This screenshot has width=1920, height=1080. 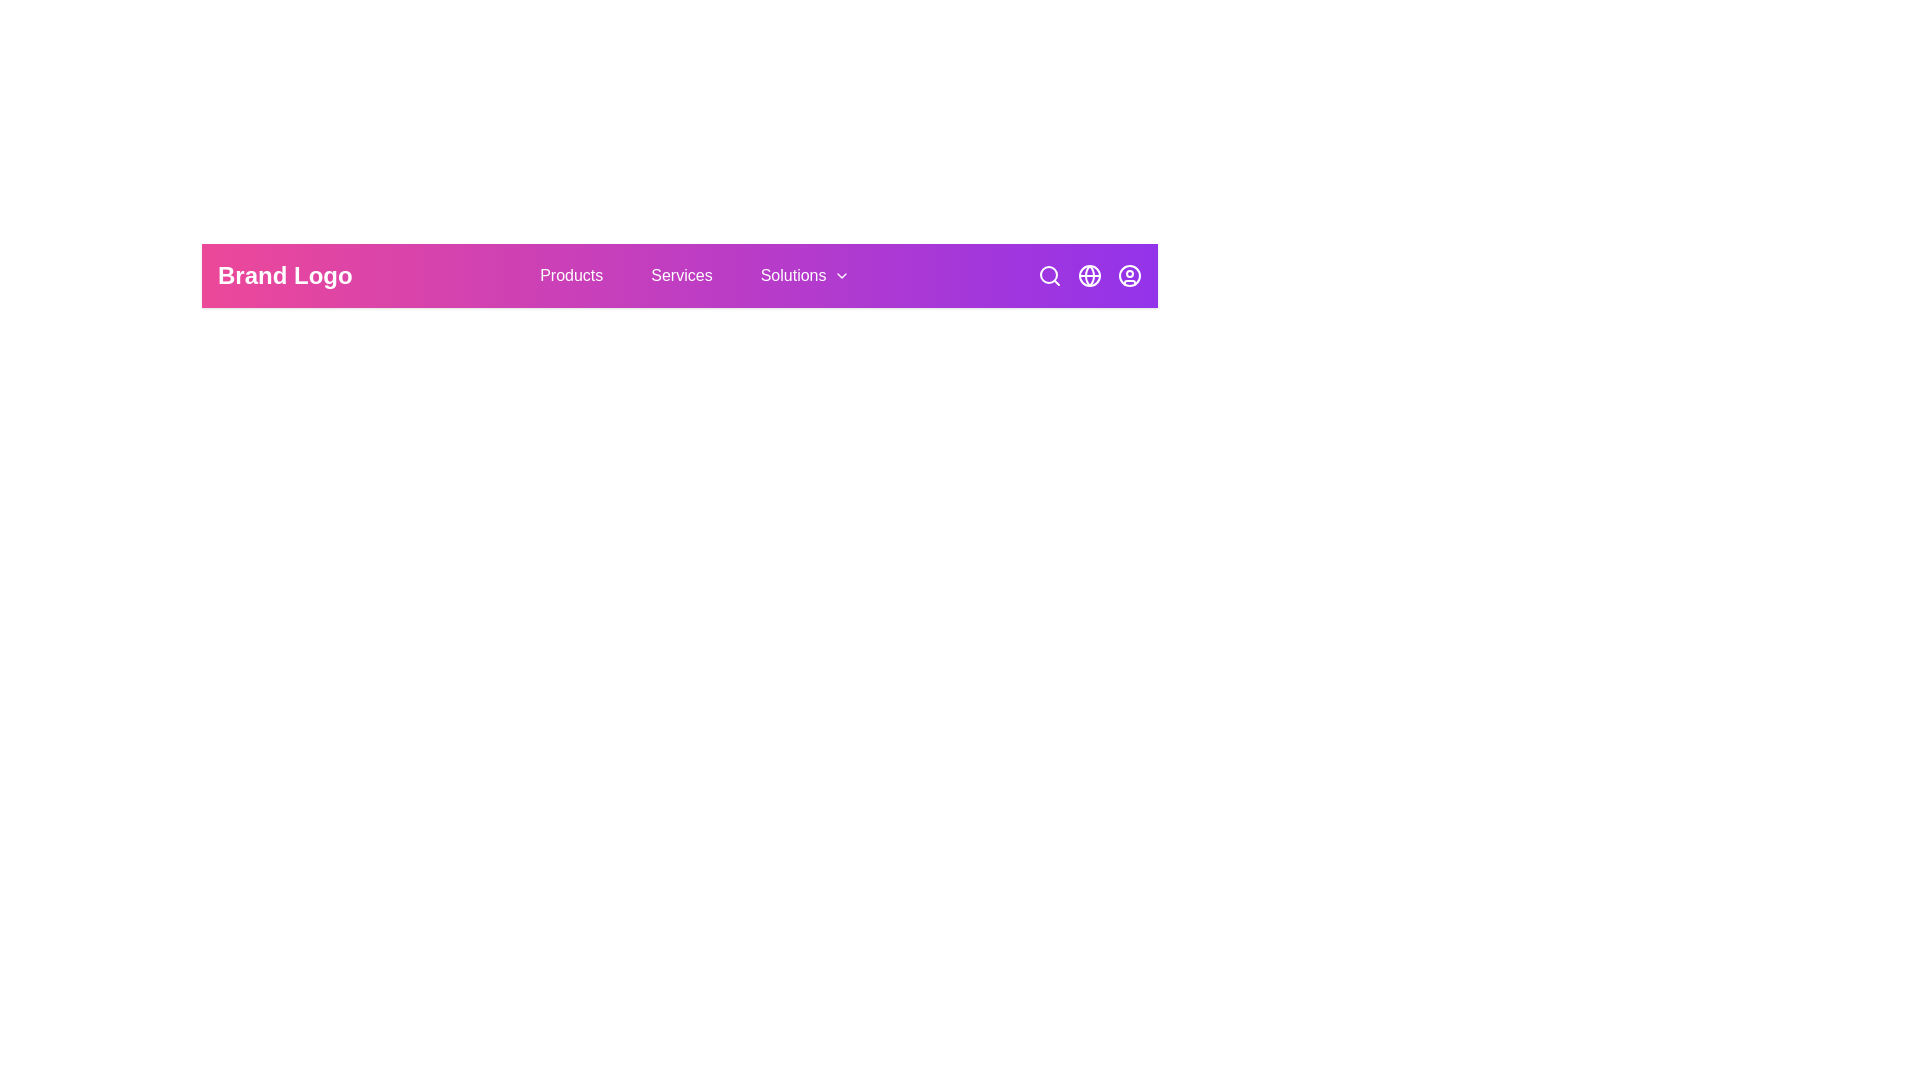 I want to click on the navigation button labeled Products, so click(x=570, y=276).